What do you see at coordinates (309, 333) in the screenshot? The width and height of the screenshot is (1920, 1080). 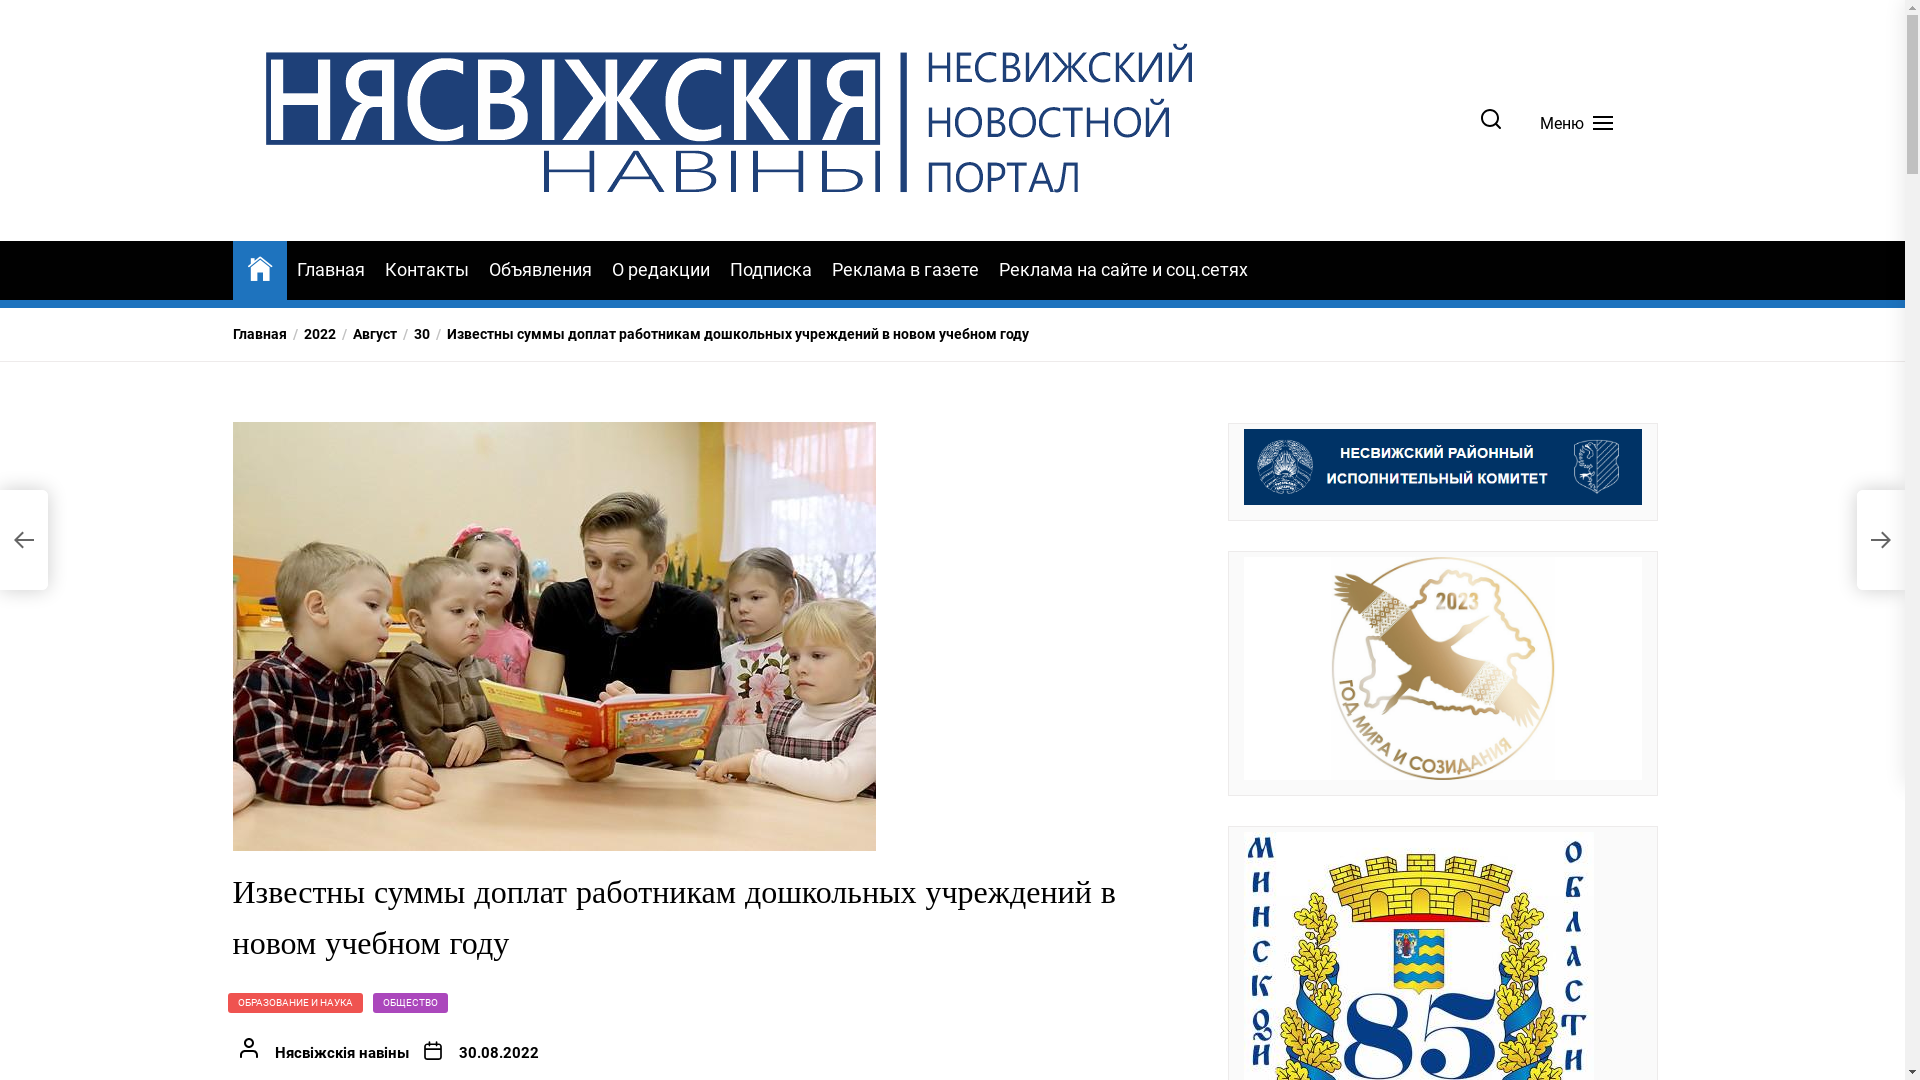 I see `'2022'` at bounding box center [309, 333].